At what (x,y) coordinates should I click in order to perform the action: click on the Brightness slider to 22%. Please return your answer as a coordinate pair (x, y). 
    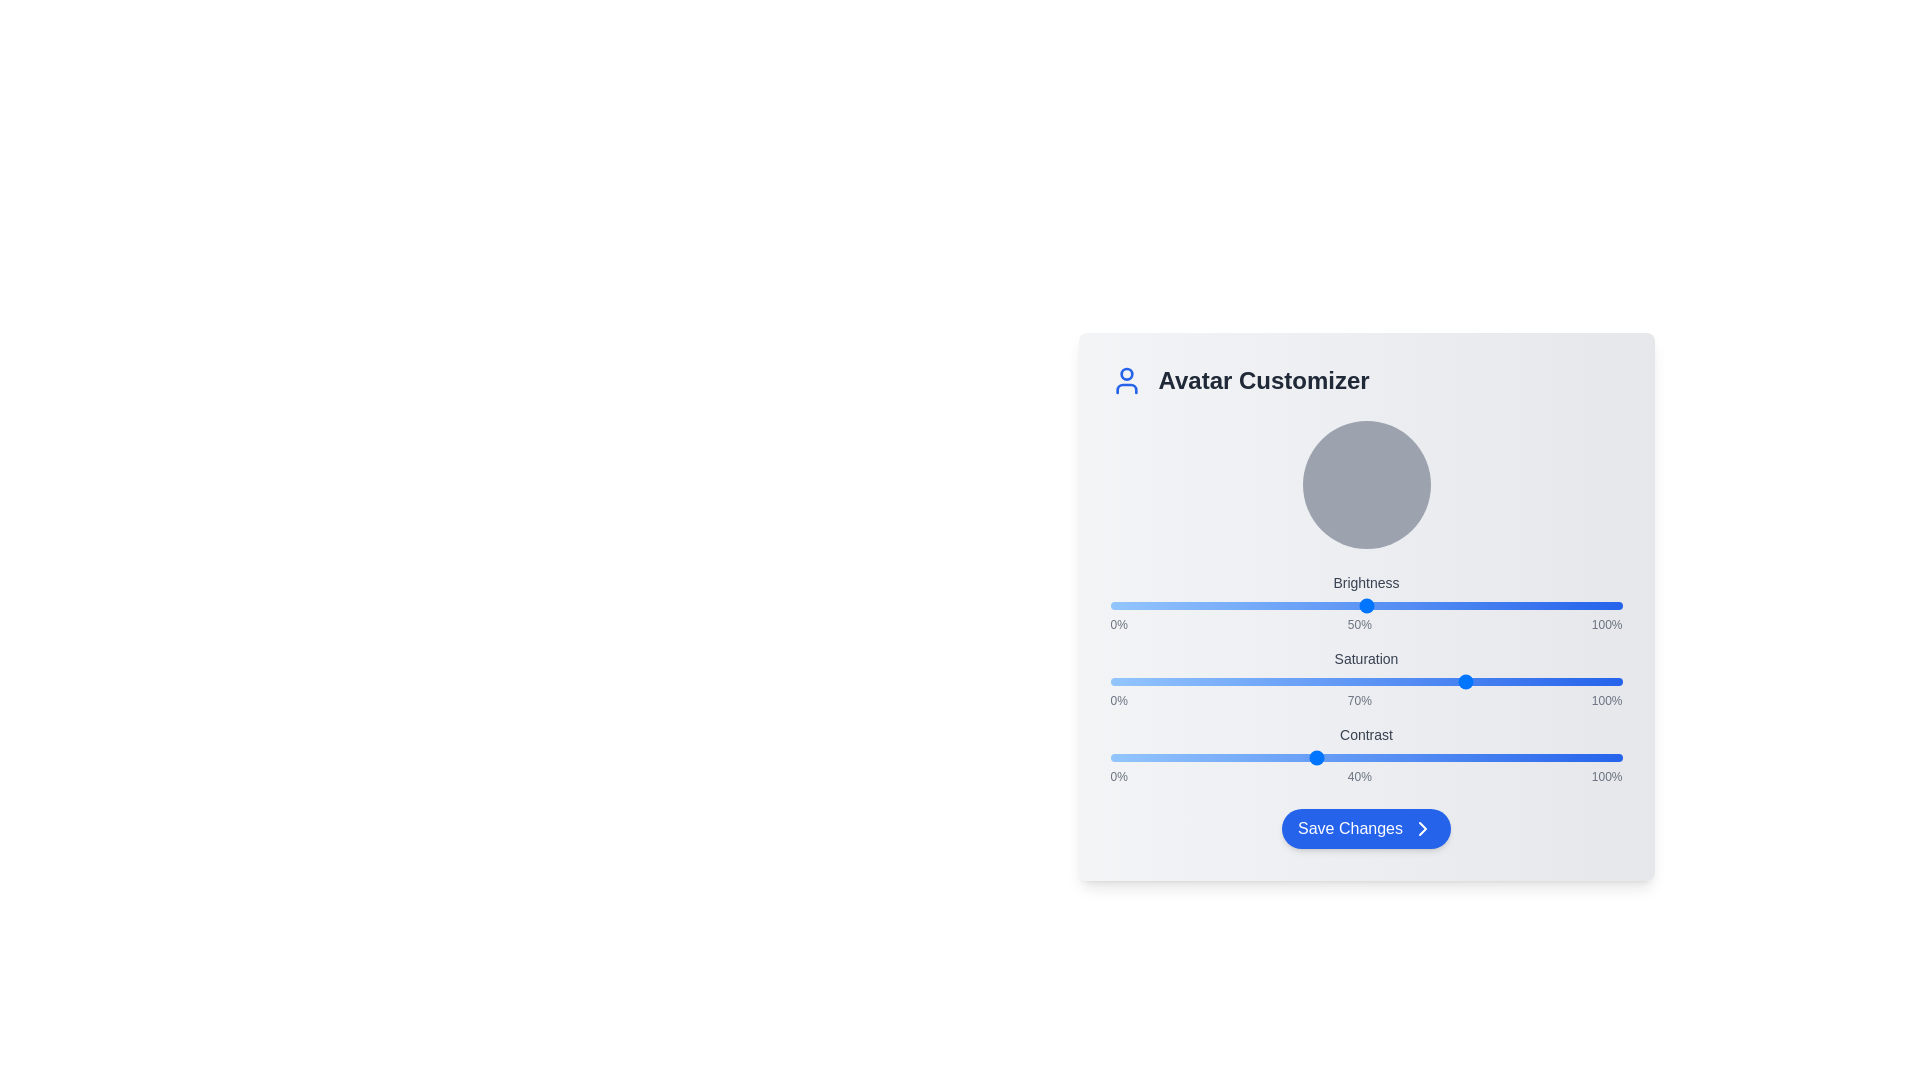
    Looking at the image, I should click on (1222, 604).